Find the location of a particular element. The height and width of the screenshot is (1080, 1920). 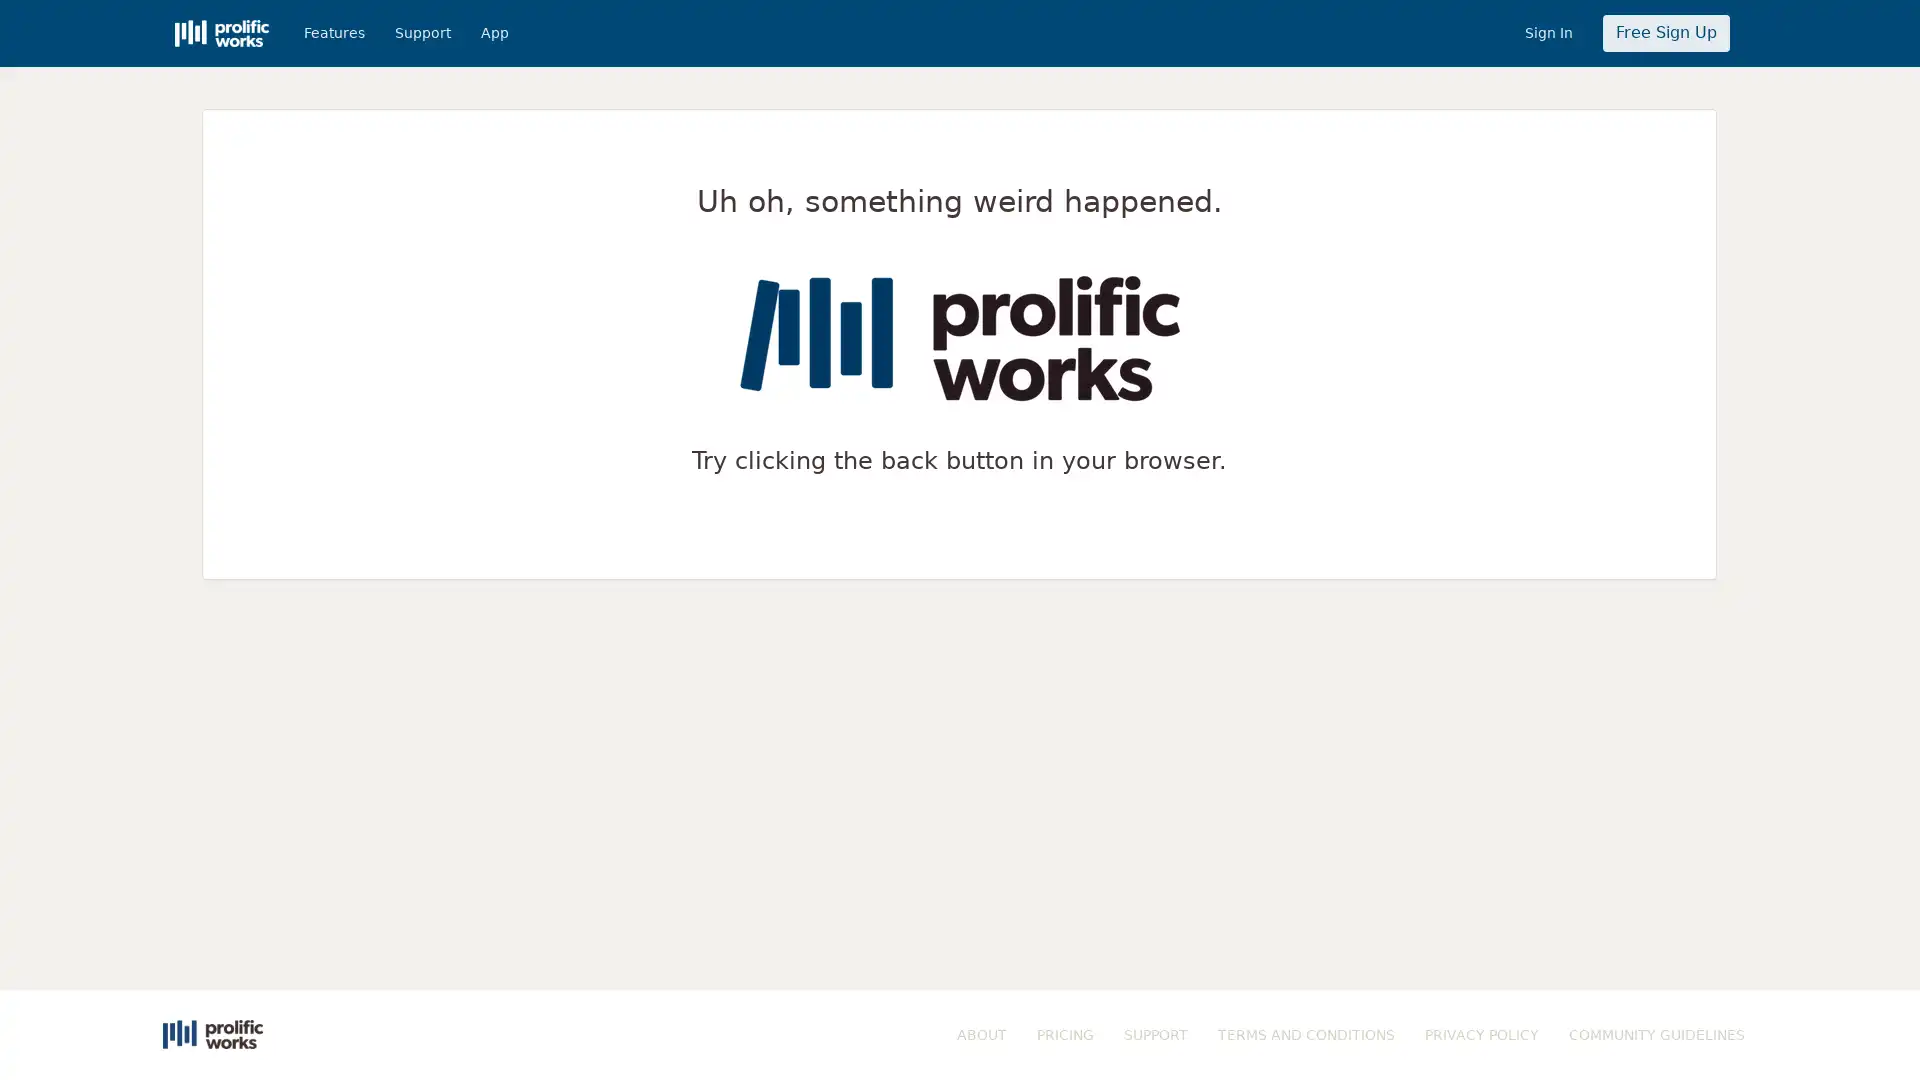

Free Sign Up is located at coordinates (1665, 33).